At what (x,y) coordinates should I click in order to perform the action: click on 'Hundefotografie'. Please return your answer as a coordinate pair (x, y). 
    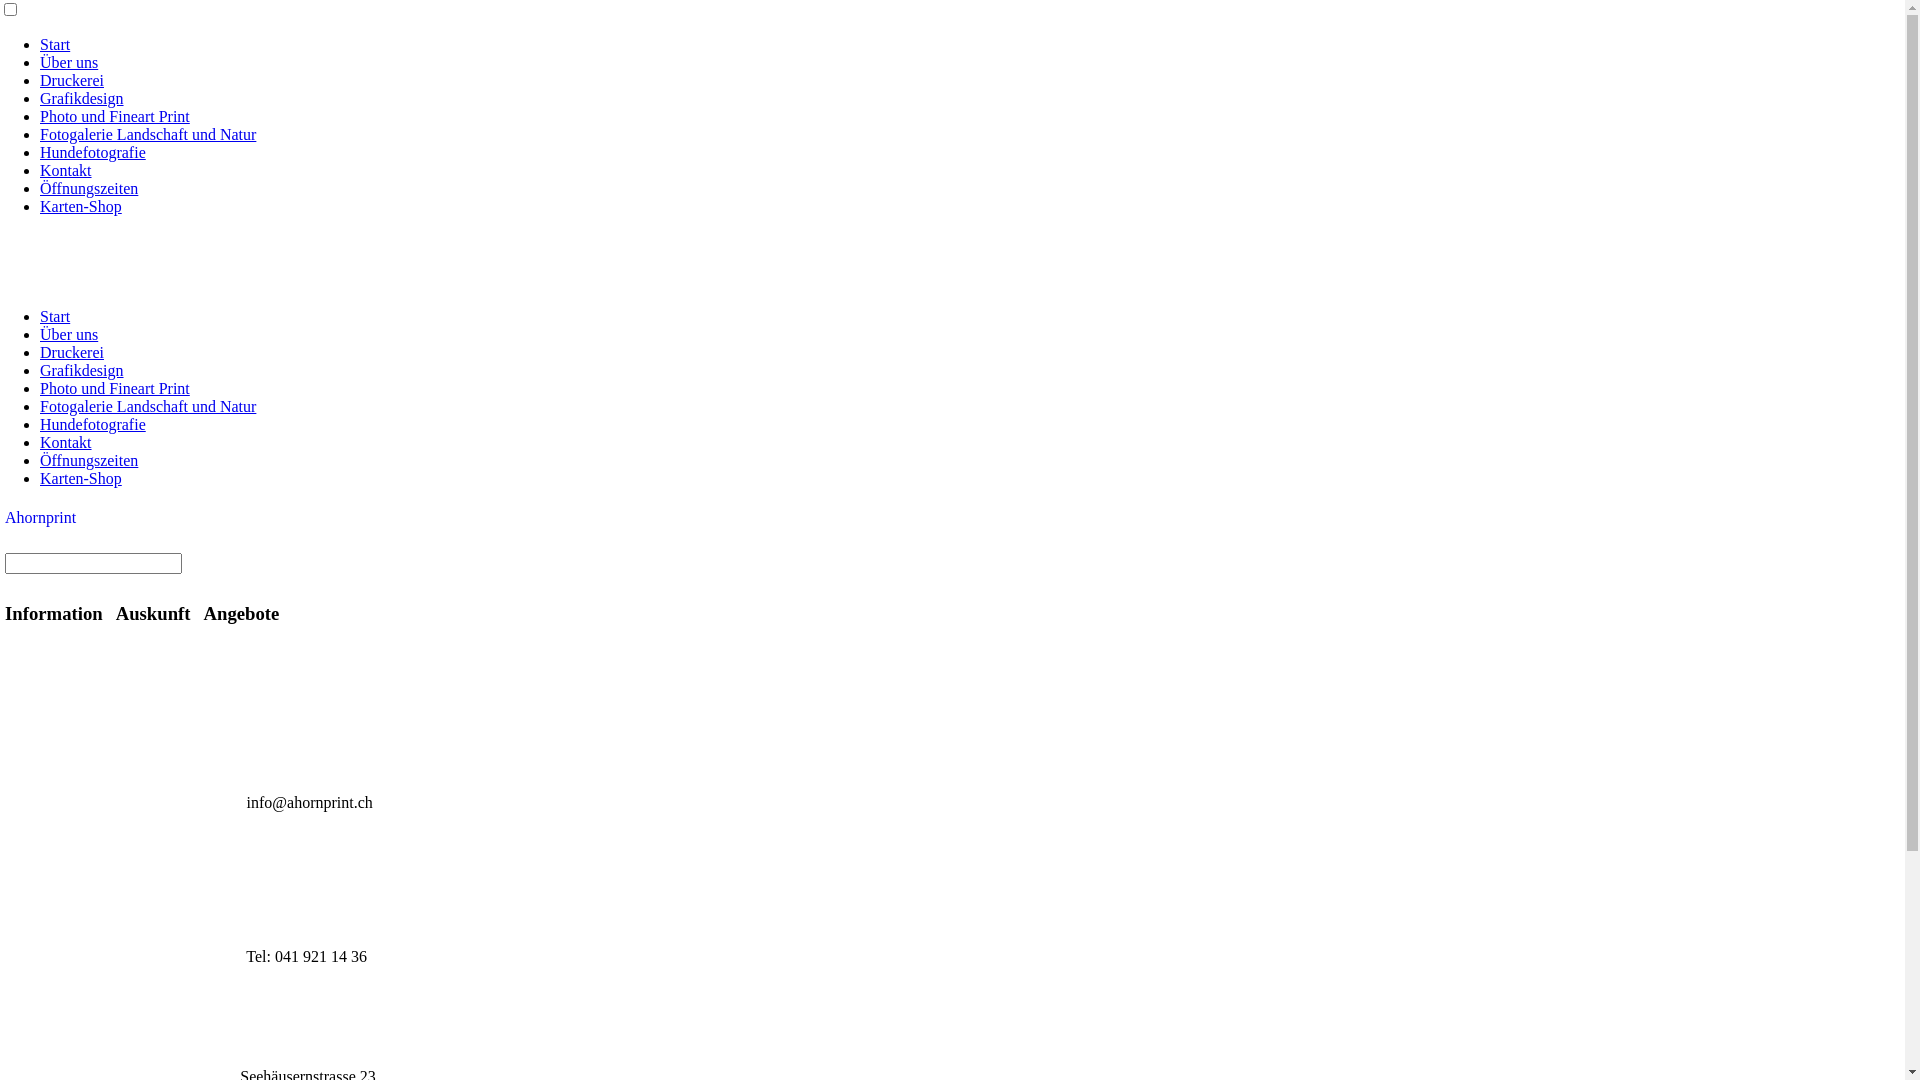
    Looking at the image, I should click on (39, 423).